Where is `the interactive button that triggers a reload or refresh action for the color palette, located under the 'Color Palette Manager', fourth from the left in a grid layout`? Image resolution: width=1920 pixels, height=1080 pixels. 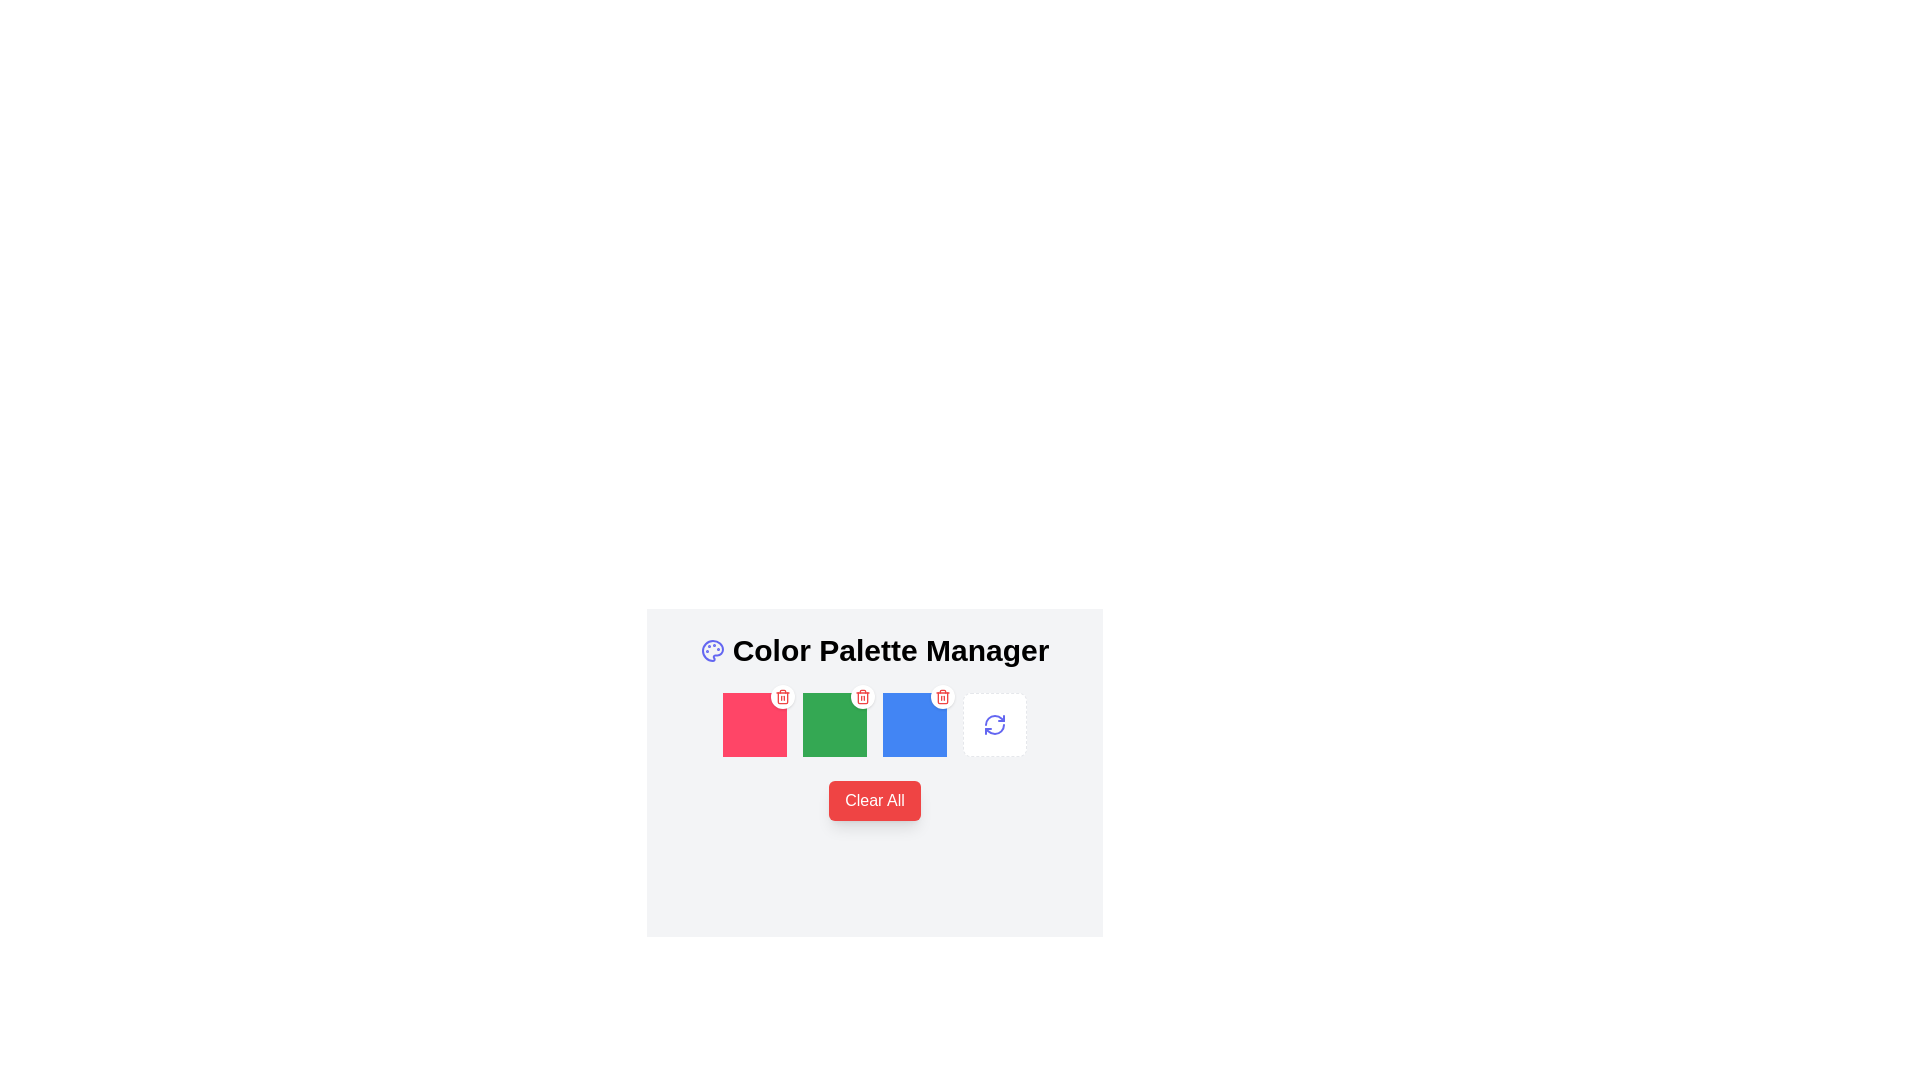 the interactive button that triggers a reload or refresh action for the color palette, located under the 'Color Palette Manager', fourth from the left in a grid layout is located at coordinates (994, 725).